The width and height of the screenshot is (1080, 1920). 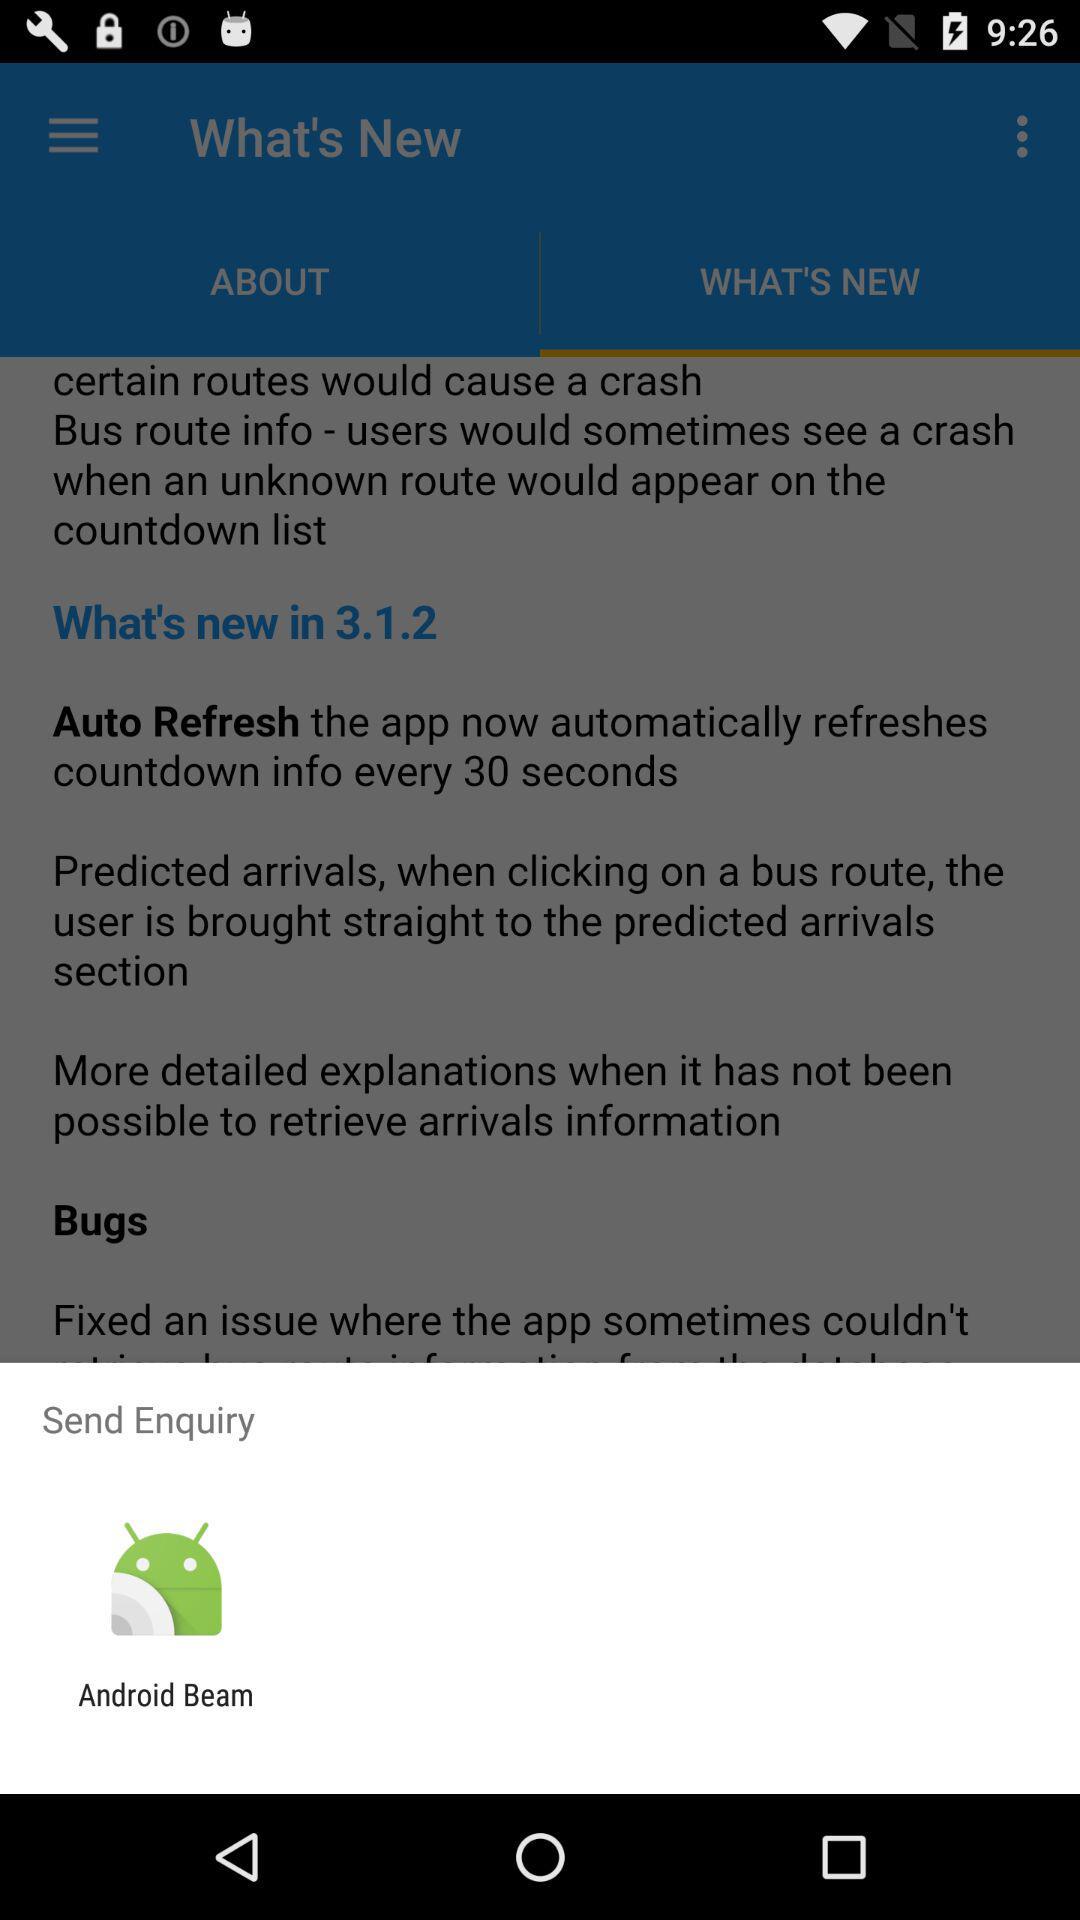 What do you see at coordinates (165, 1579) in the screenshot?
I see `item below the send enquiry icon` at bounding box center [165, 1579].